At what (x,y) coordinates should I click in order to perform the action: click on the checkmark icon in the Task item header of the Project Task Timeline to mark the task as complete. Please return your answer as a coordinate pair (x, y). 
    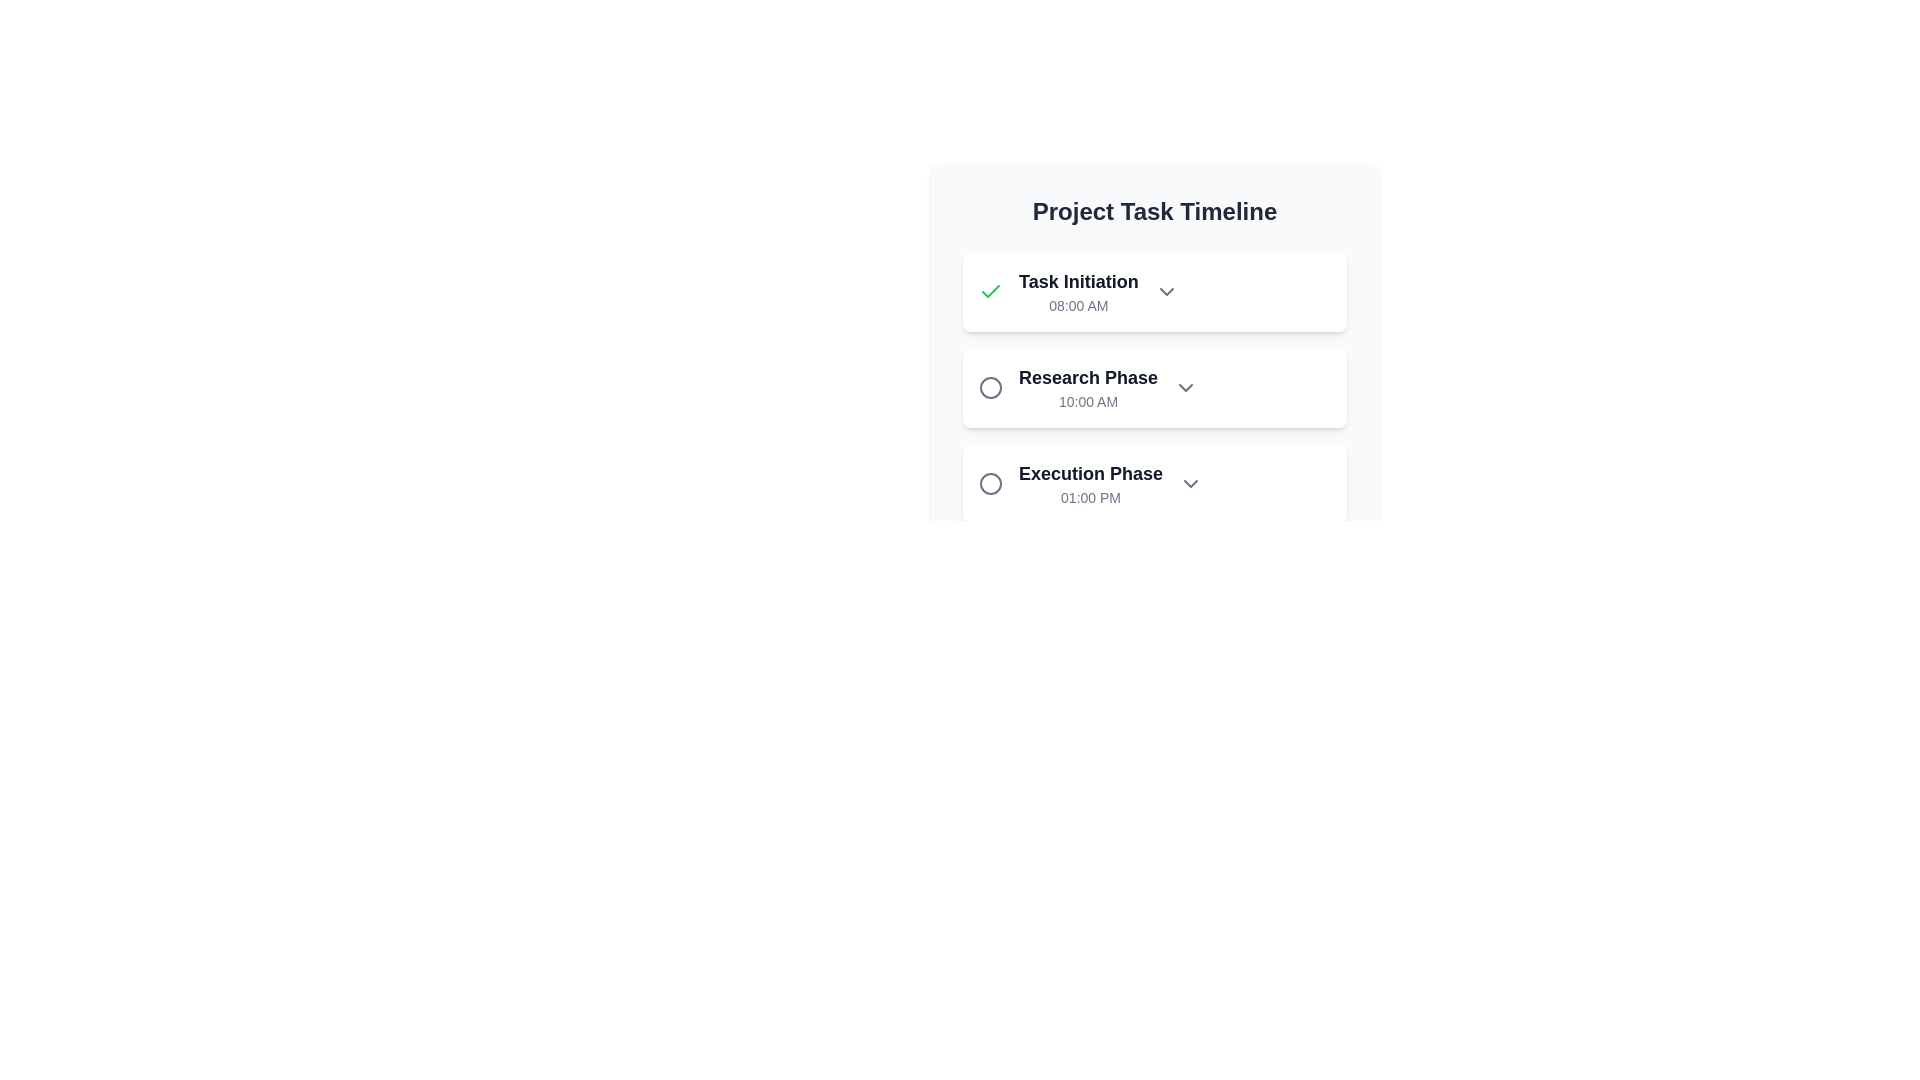
    Looking at the image, I should click on (1155, 292).